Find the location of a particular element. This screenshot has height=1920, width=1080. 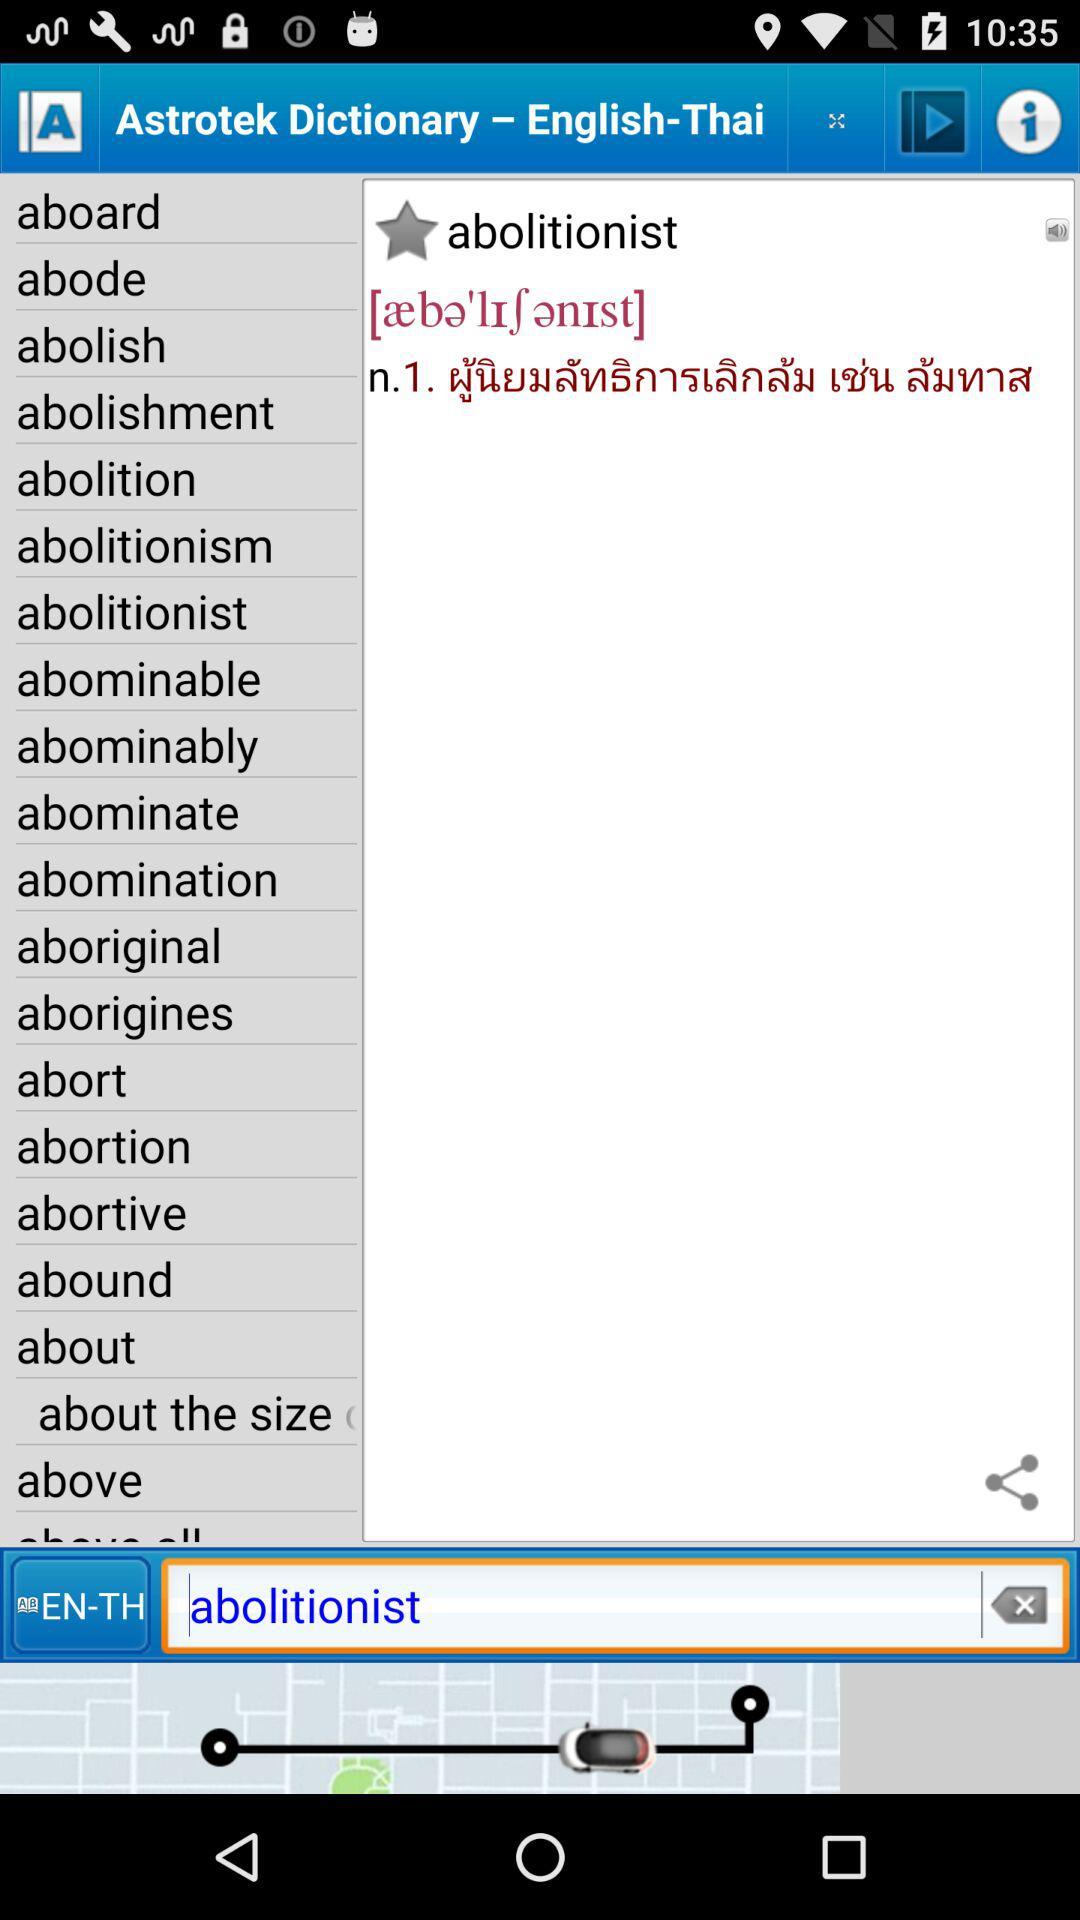

deletes entered text is located at coordinates (1017, 1604).